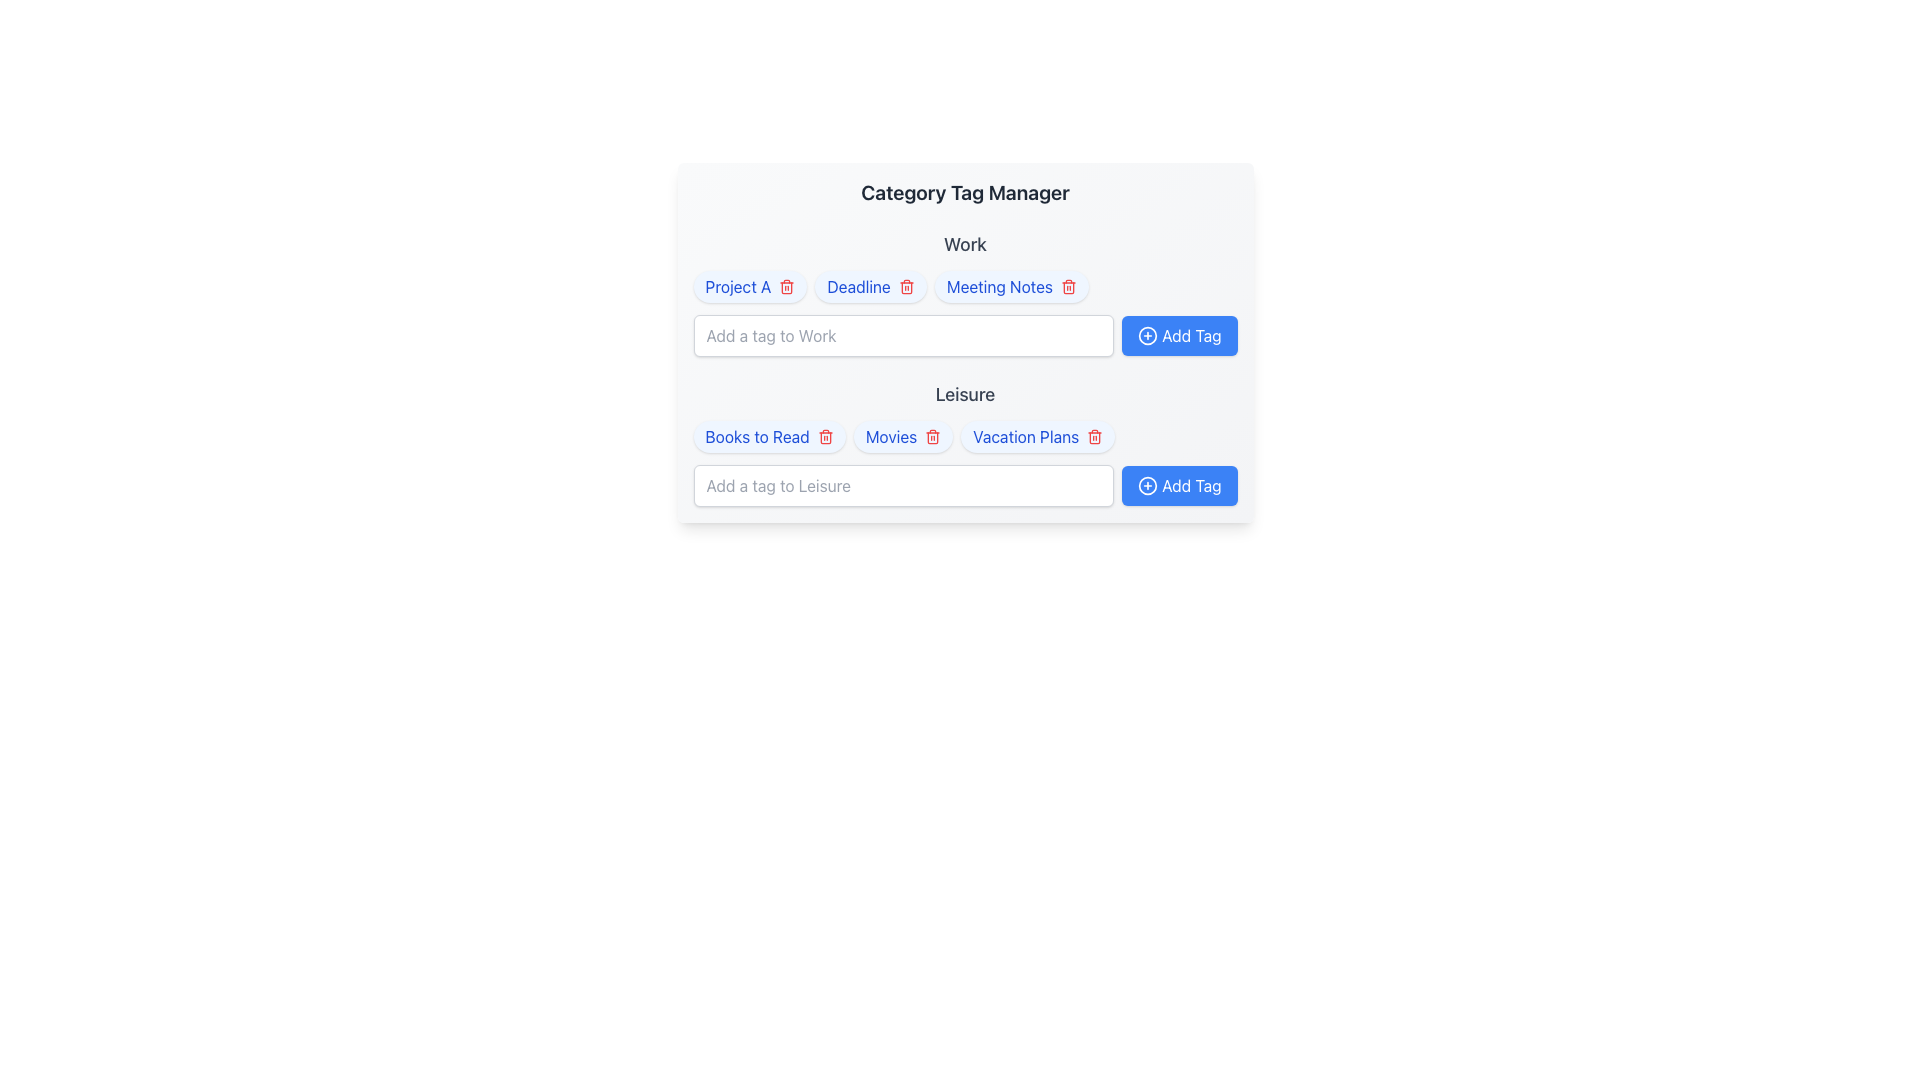 The image size is (1920, 1080). I want to click on the Decorative SVG component that is part of the 'Add Tag' icon button for the 'Work' category, which forms the outer boundary of the design, so click(1148, 334).